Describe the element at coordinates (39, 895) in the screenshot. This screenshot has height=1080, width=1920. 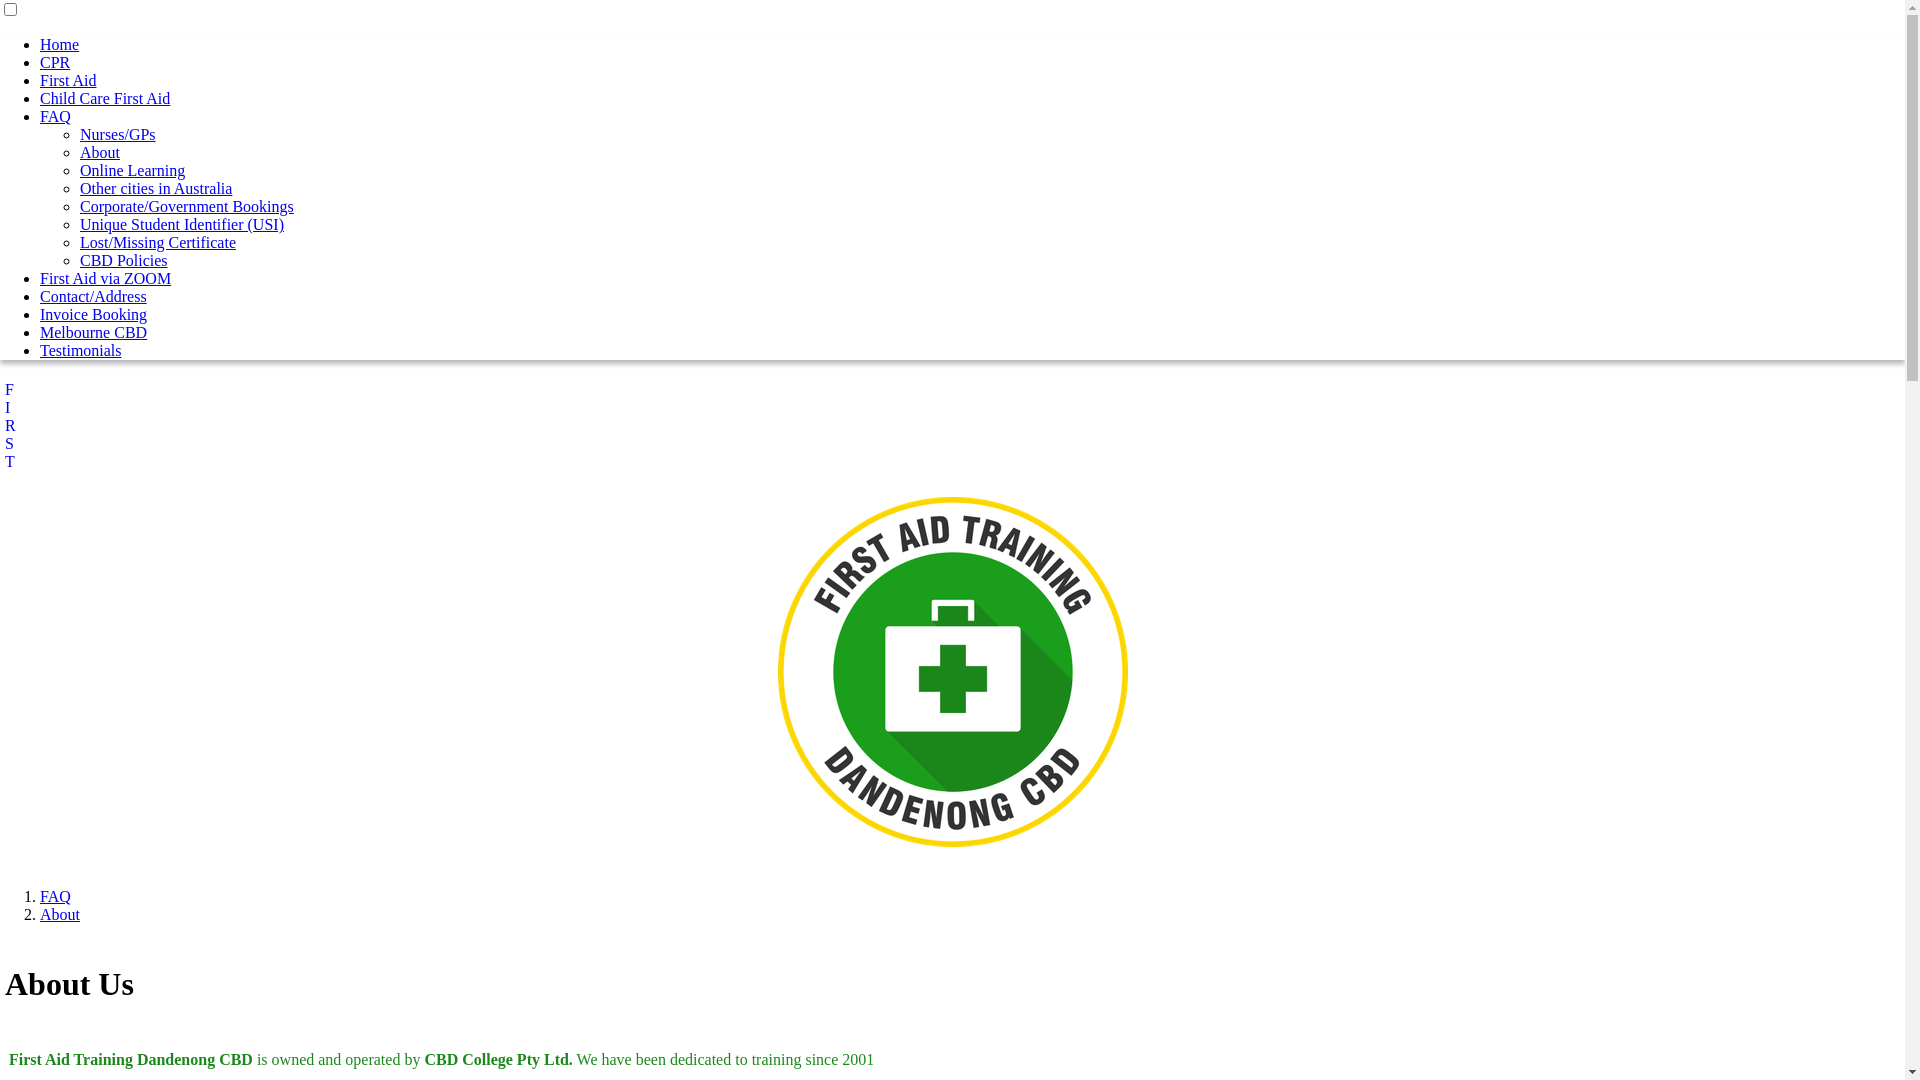
I see `'FAQ'` at that location.